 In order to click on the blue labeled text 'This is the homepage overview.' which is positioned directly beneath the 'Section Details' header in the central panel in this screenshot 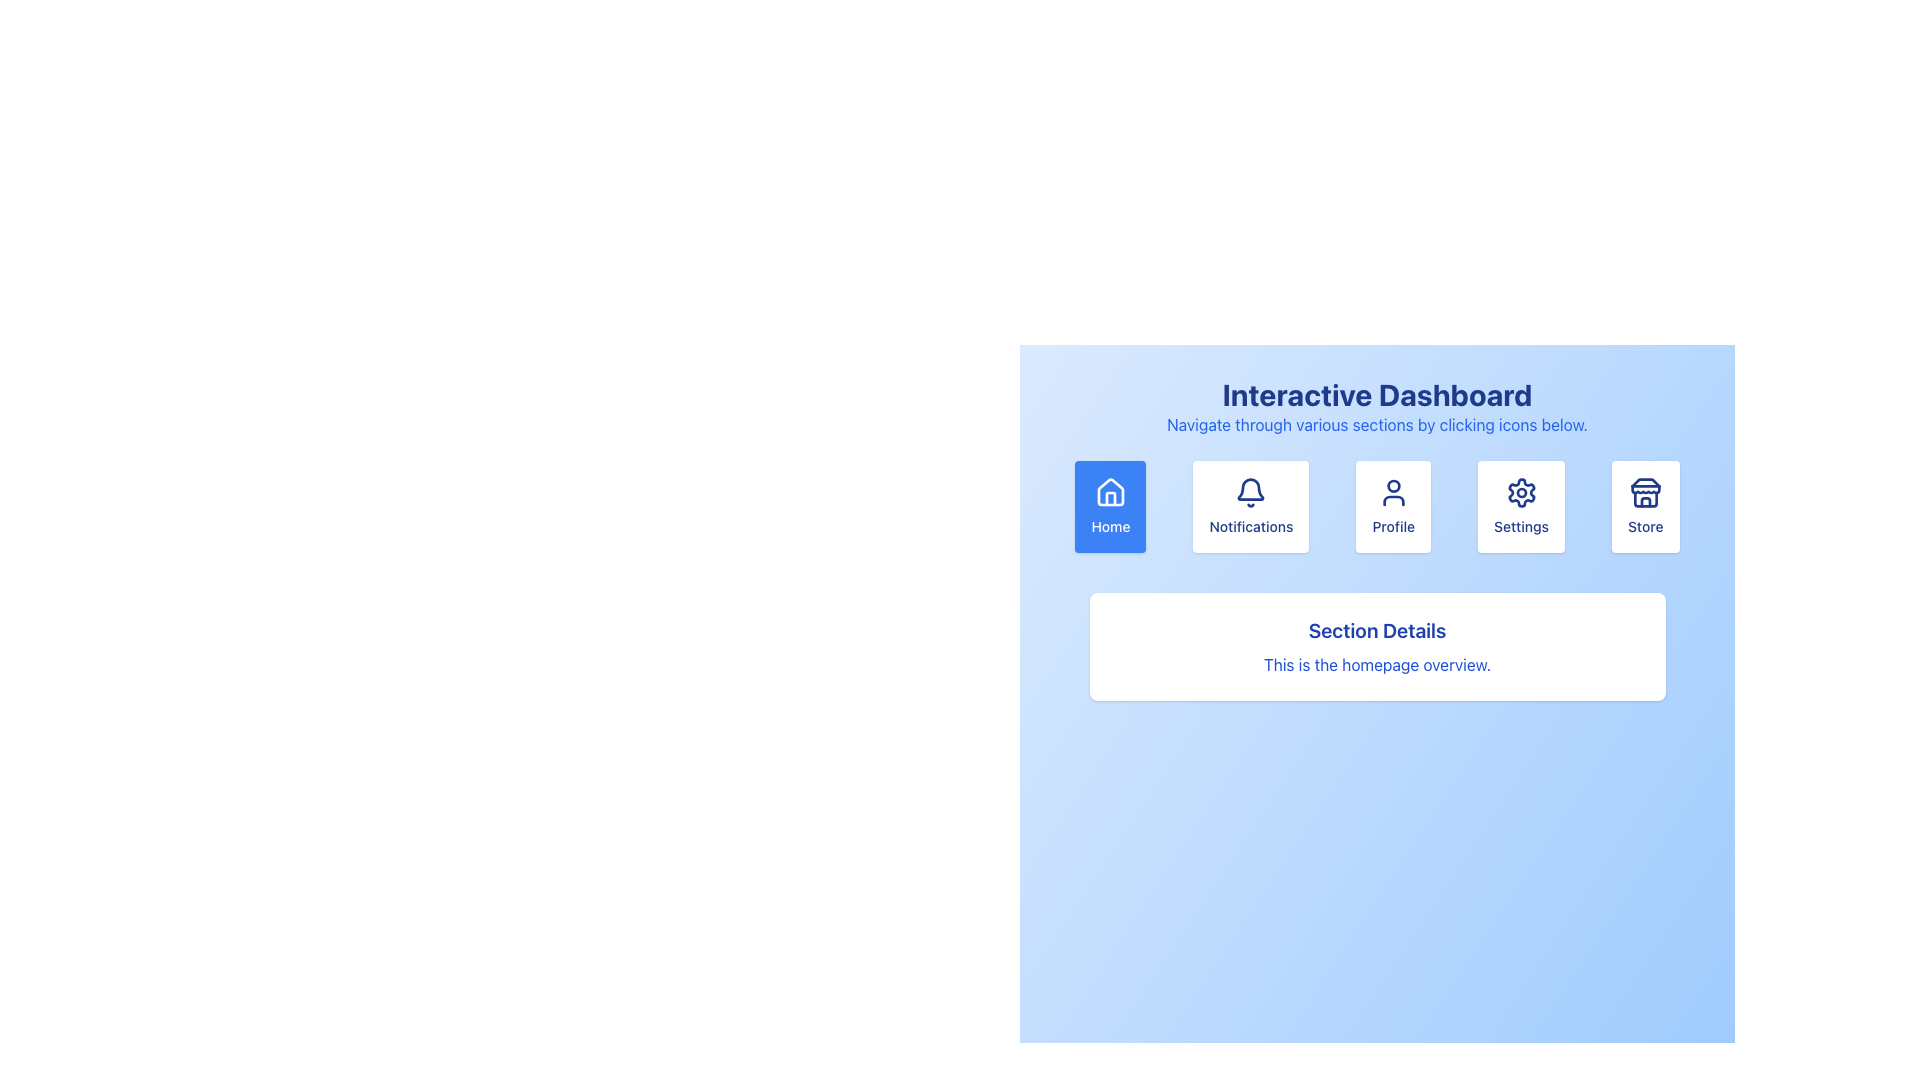, I will do `click(1376, 664)`.